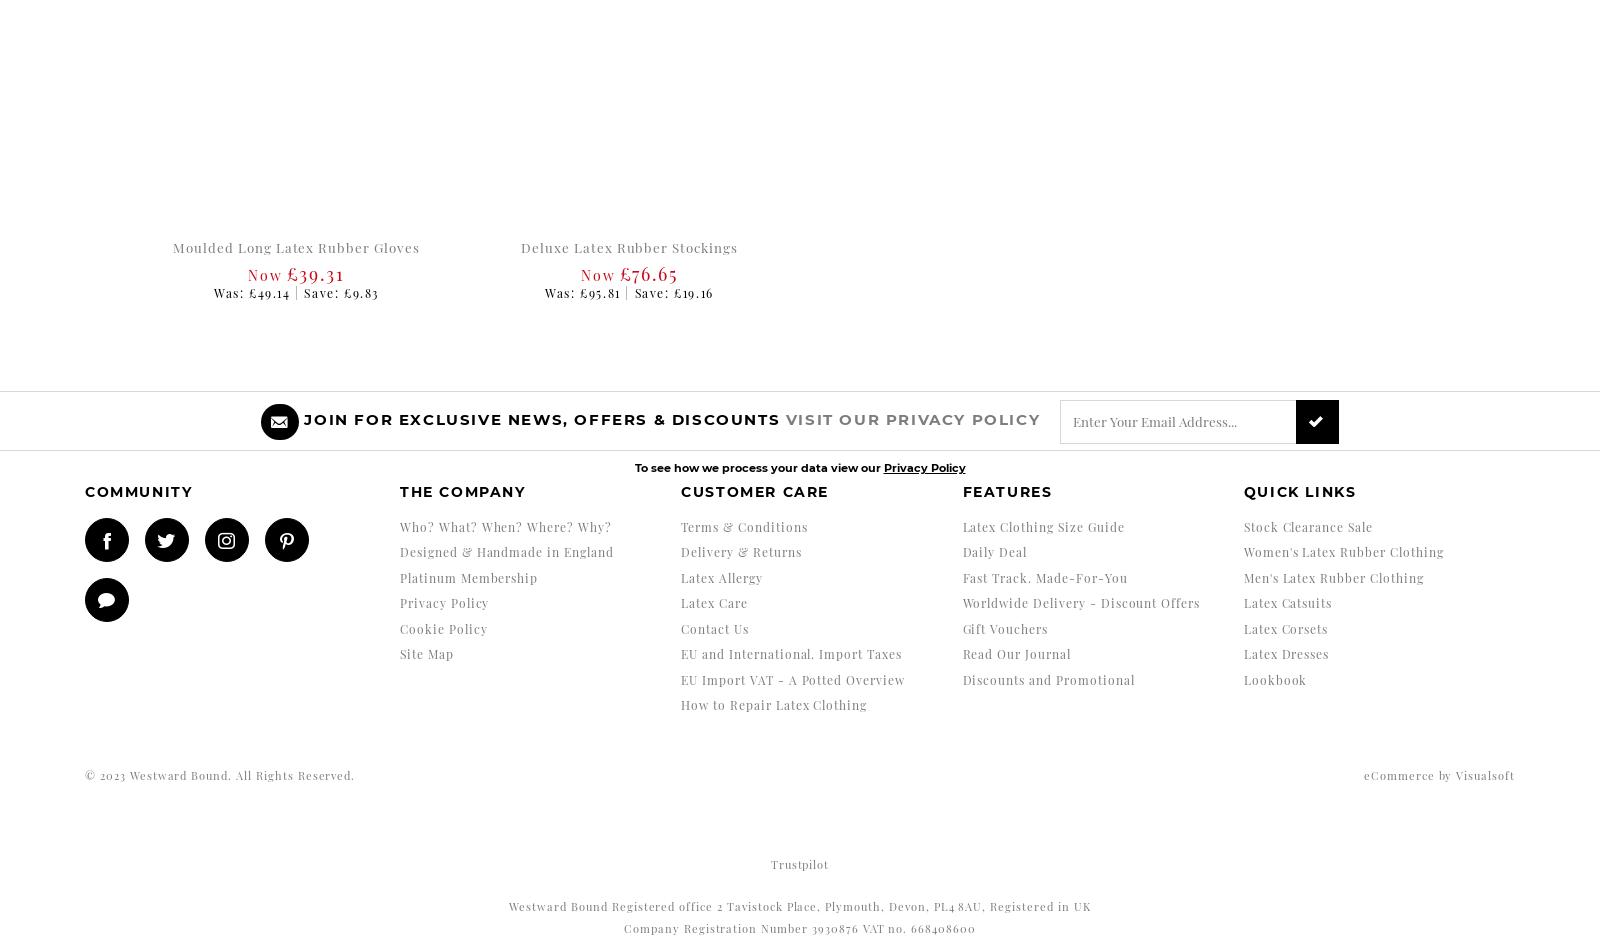 The height and width of the screenshot is (950, 1600). What do you see at coordinates (1298, 492) in the screenshot?
I see `'Quick Links'` at bounding box center [1298, 492].